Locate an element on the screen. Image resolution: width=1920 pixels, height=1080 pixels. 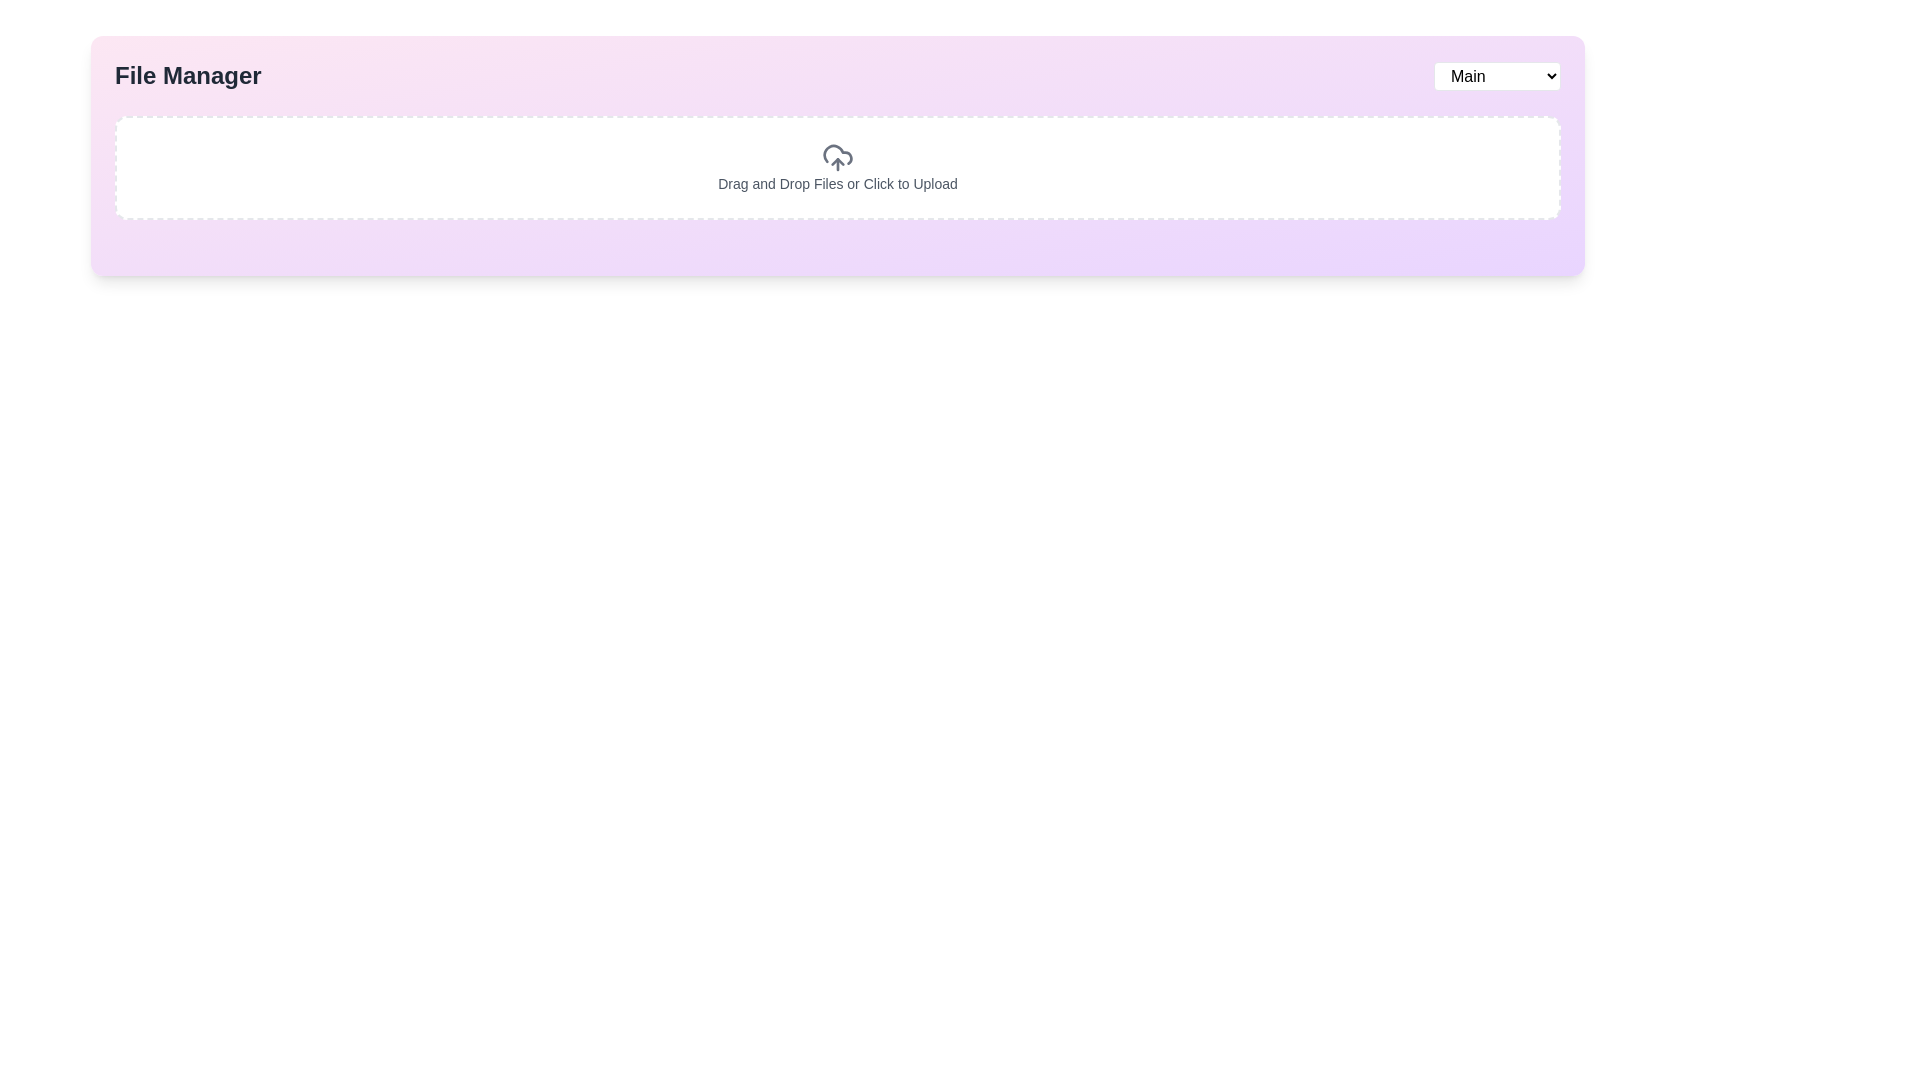
the dropdown menu labeled 'Main' within the 'File Manager' header for keyboard navigation is located at coordinates (1497, 75).